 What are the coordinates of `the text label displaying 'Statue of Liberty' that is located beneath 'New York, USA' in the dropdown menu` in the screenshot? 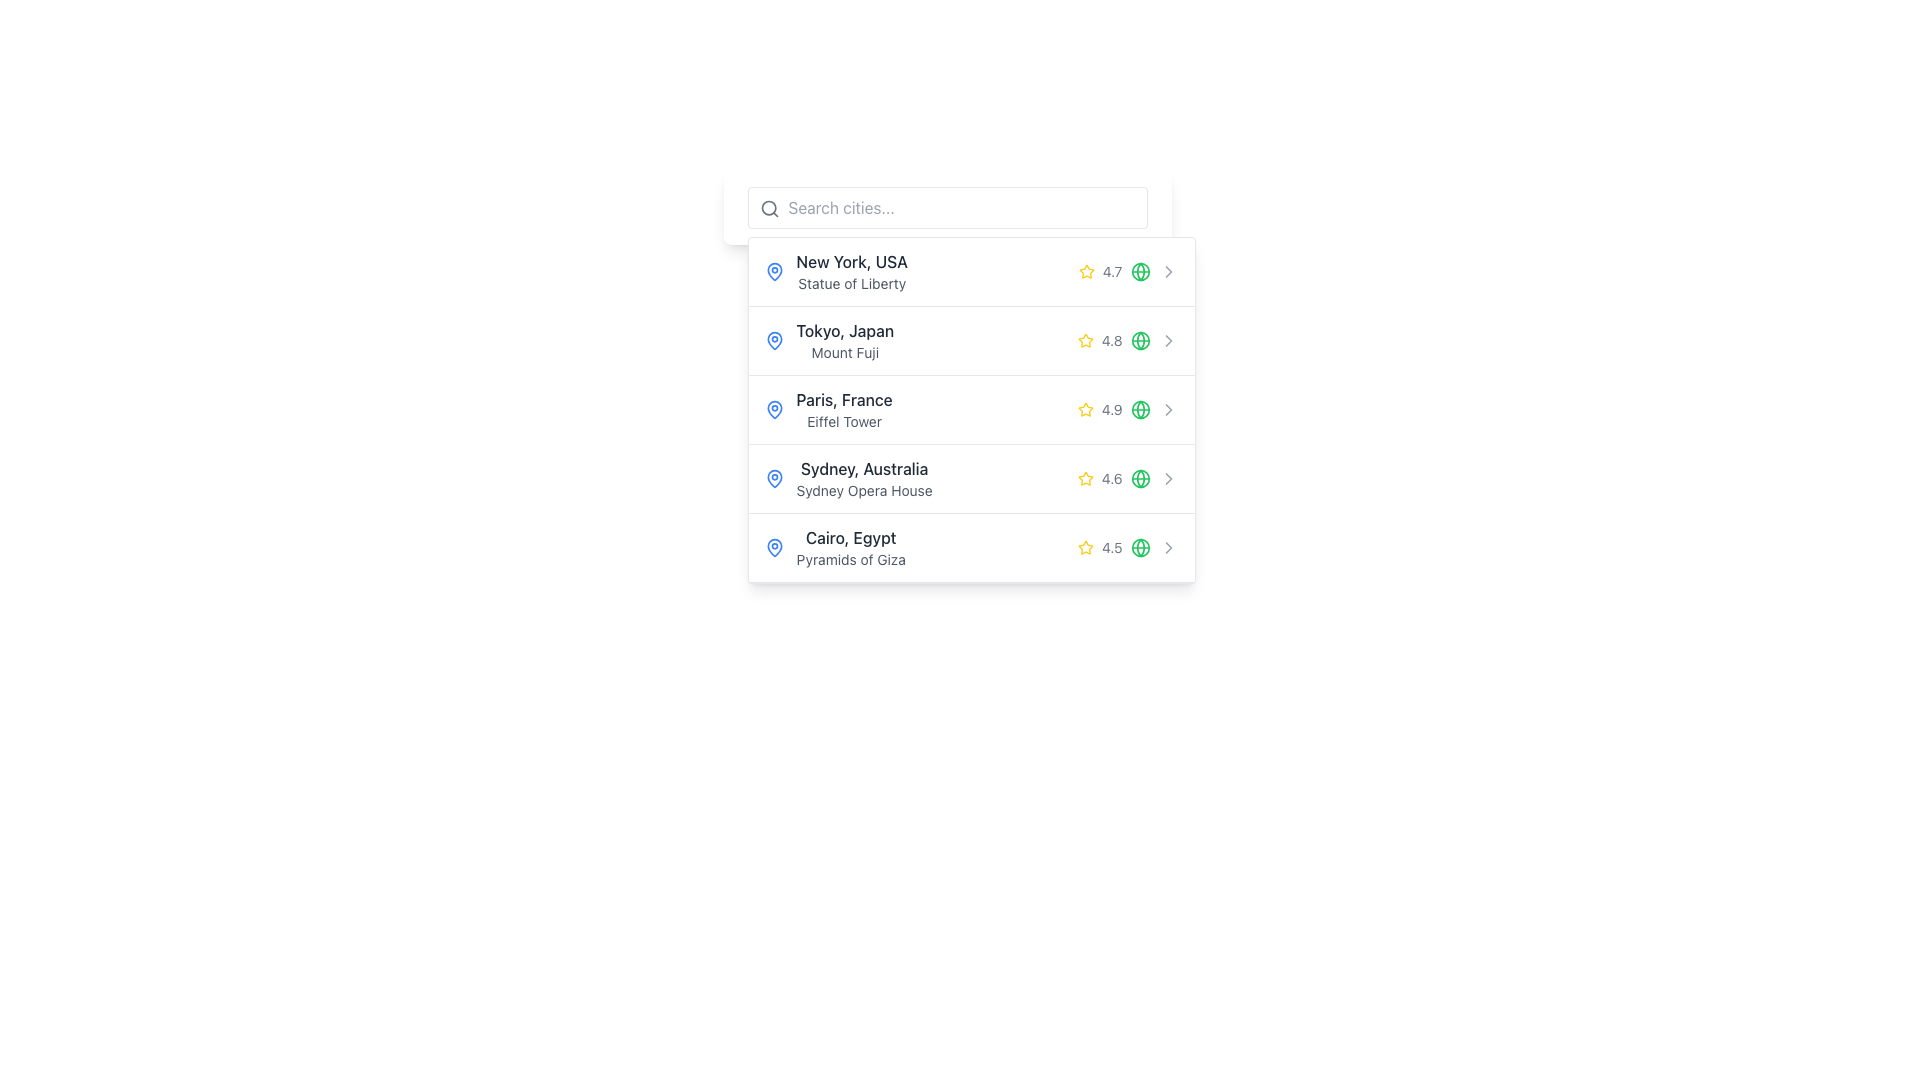 It's located at (852, 284).